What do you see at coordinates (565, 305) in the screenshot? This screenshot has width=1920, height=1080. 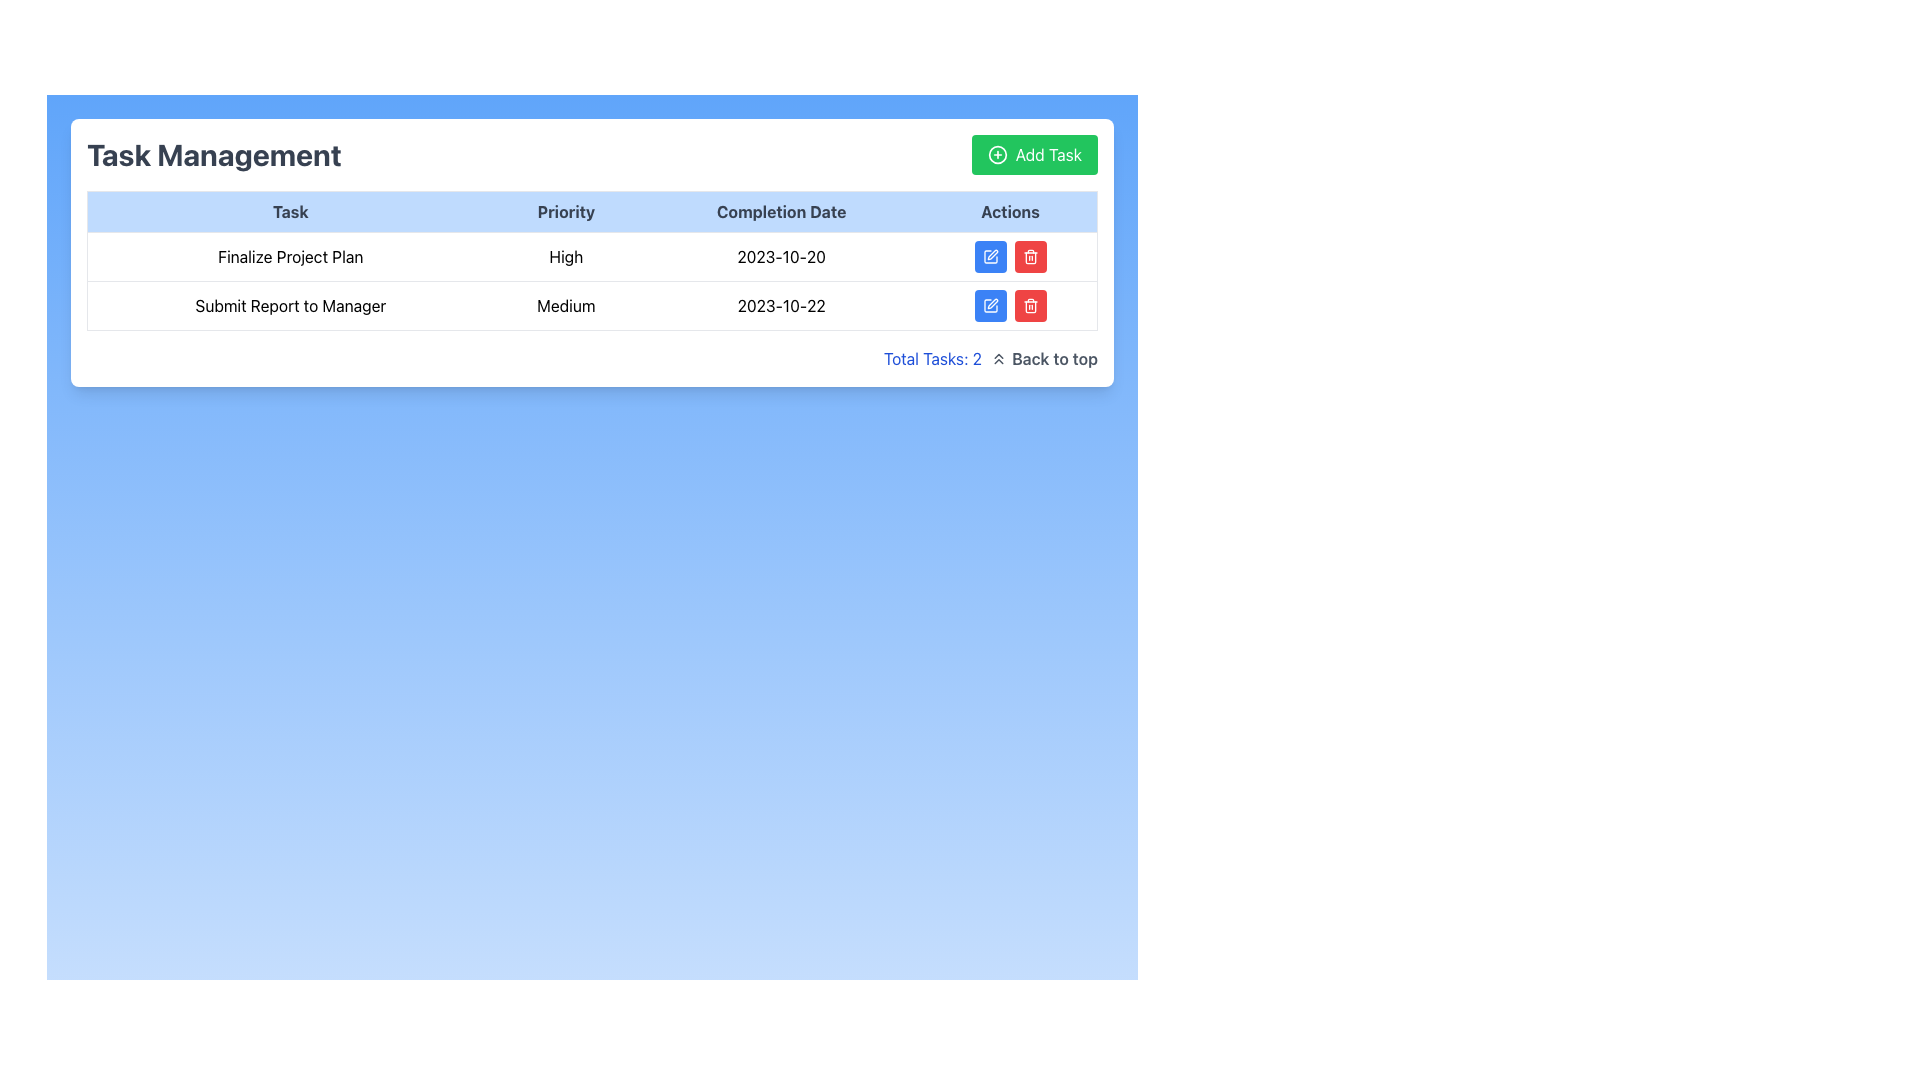 I see `the text label indicating the priority level of the task 'Submit Report to Manager', which is located in the second row under the 'Priority' column` at bounding box center [565, 305].